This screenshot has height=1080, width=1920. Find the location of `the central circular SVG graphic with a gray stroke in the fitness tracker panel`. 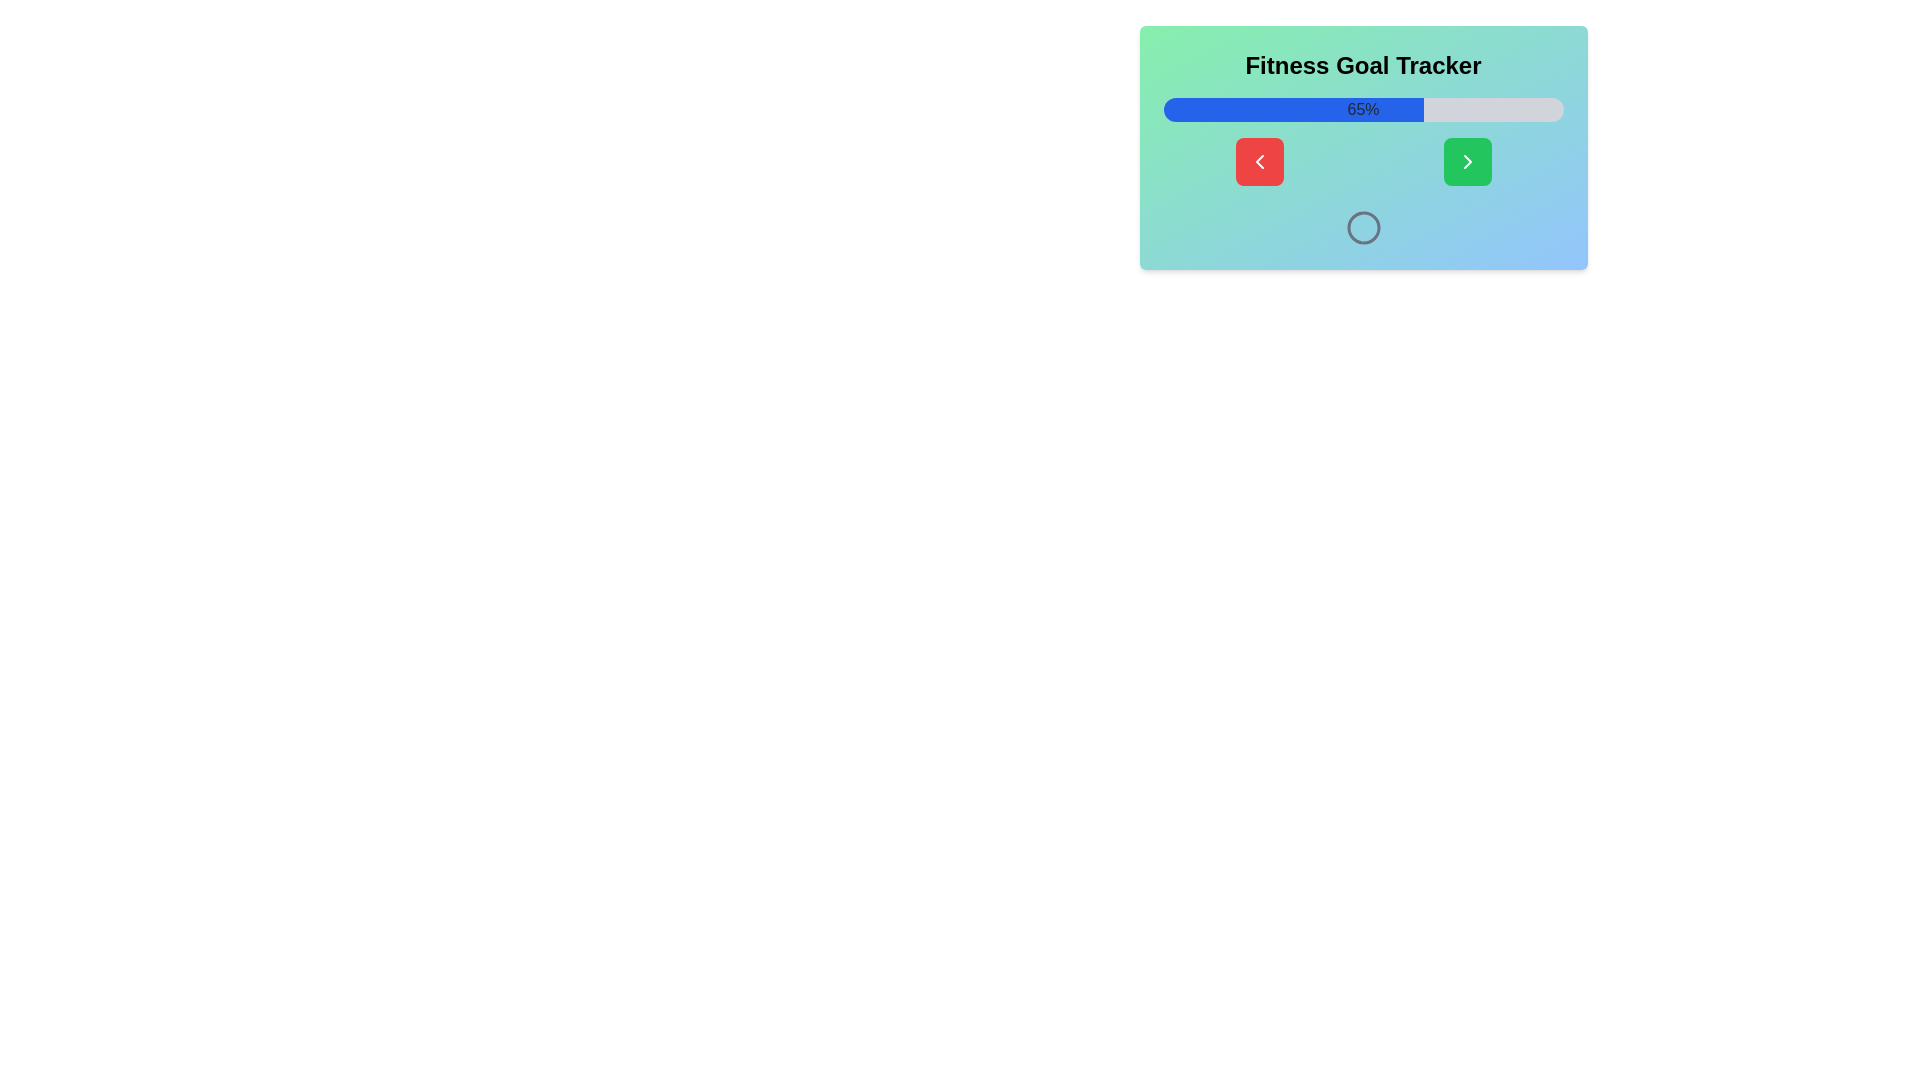

the central circular SVG graphic with a gray stroke in the fitness tracker panel is located at coordinates (1362, 226).